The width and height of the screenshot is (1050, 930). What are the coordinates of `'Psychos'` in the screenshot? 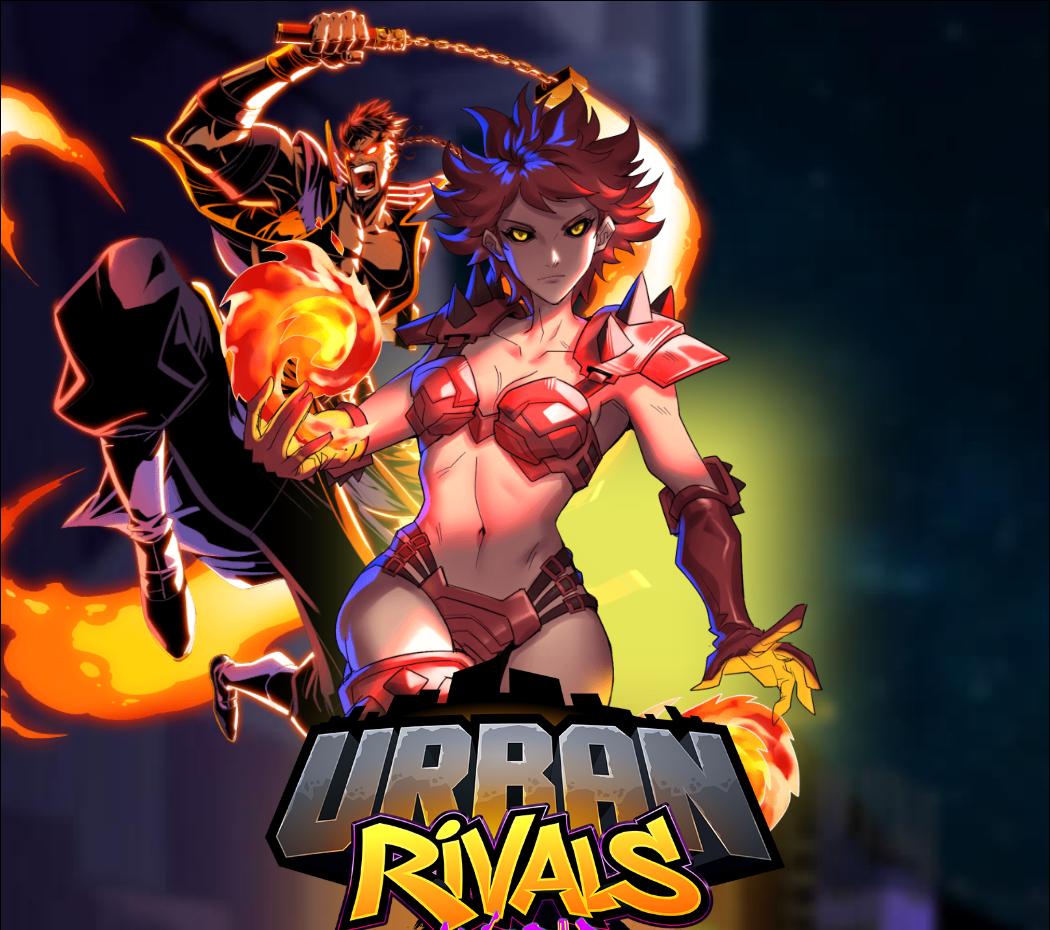 It's located at (516, 511).